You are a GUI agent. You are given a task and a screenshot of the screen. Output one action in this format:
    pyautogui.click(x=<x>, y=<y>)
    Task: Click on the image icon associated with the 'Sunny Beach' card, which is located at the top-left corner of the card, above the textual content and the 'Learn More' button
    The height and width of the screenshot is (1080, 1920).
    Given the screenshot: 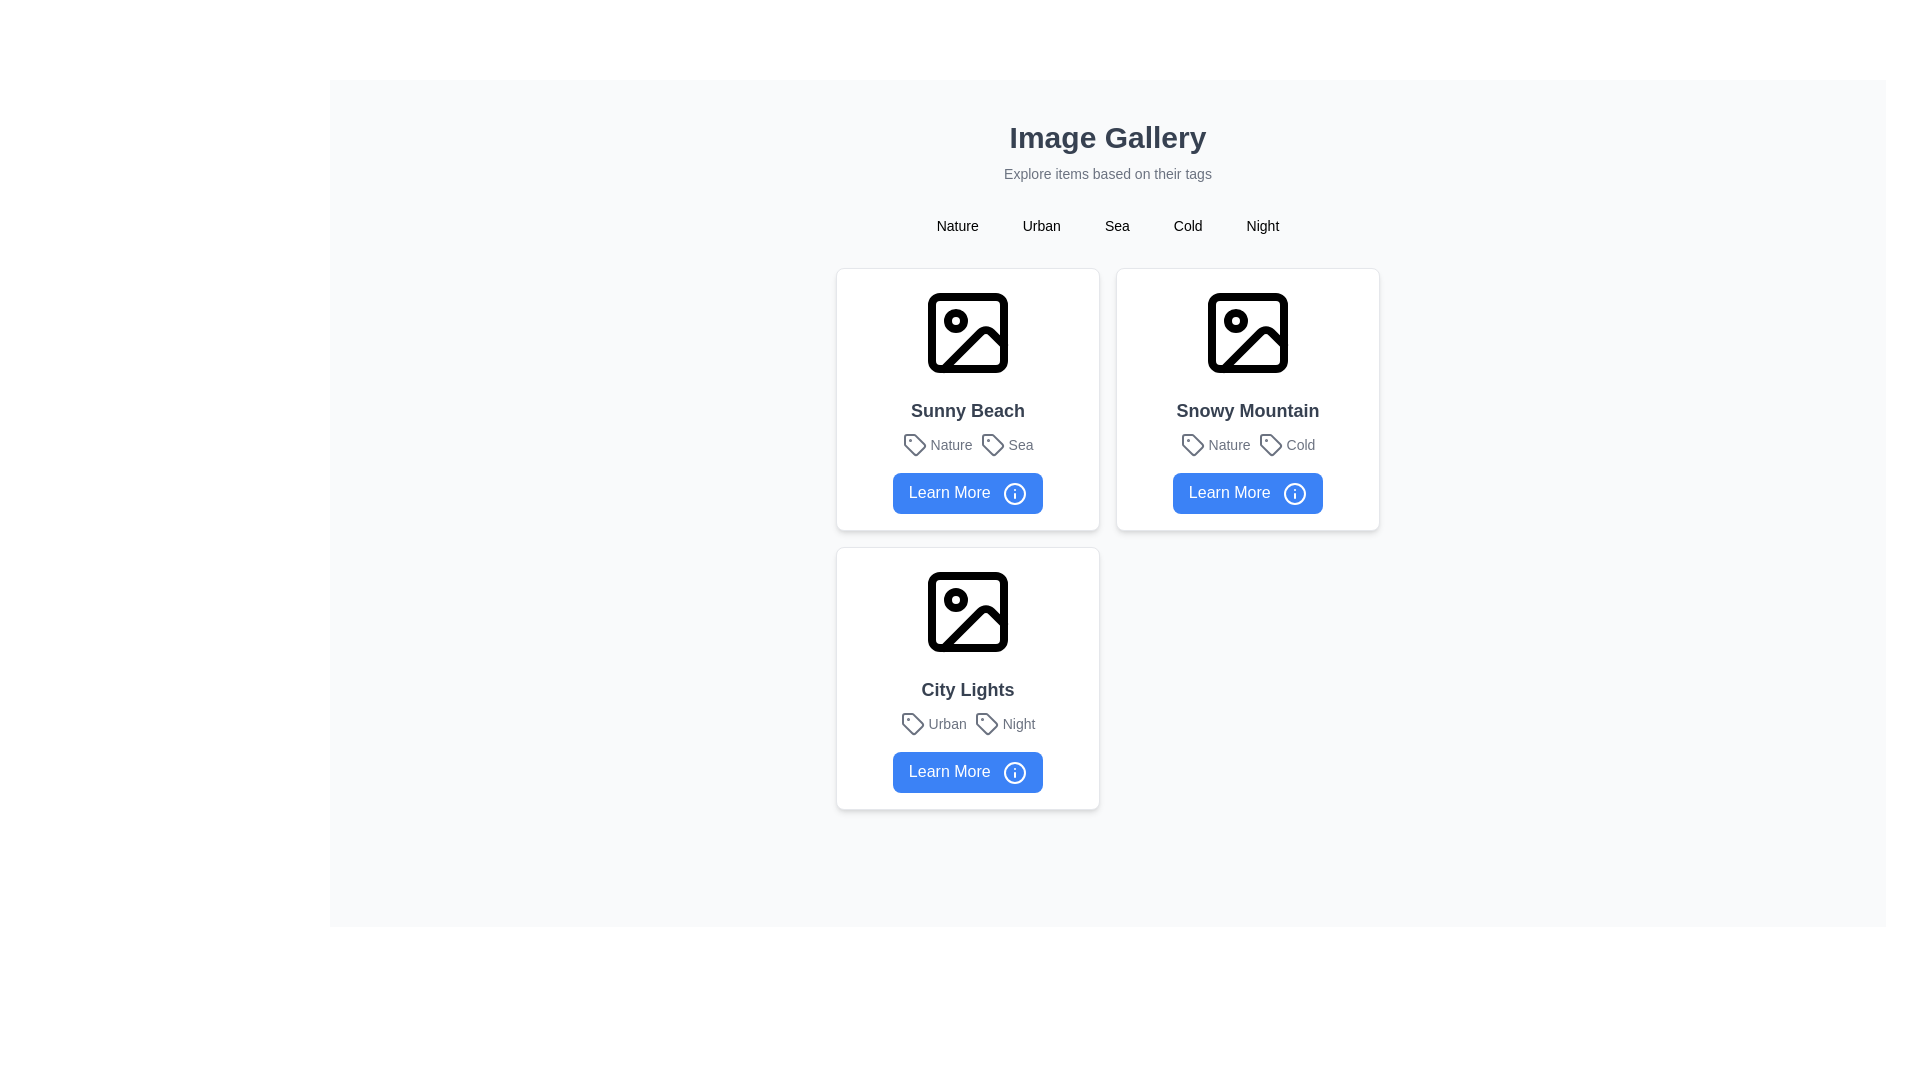 What is the action you would take?
    pyautogui.click(x=968, y=331)
    